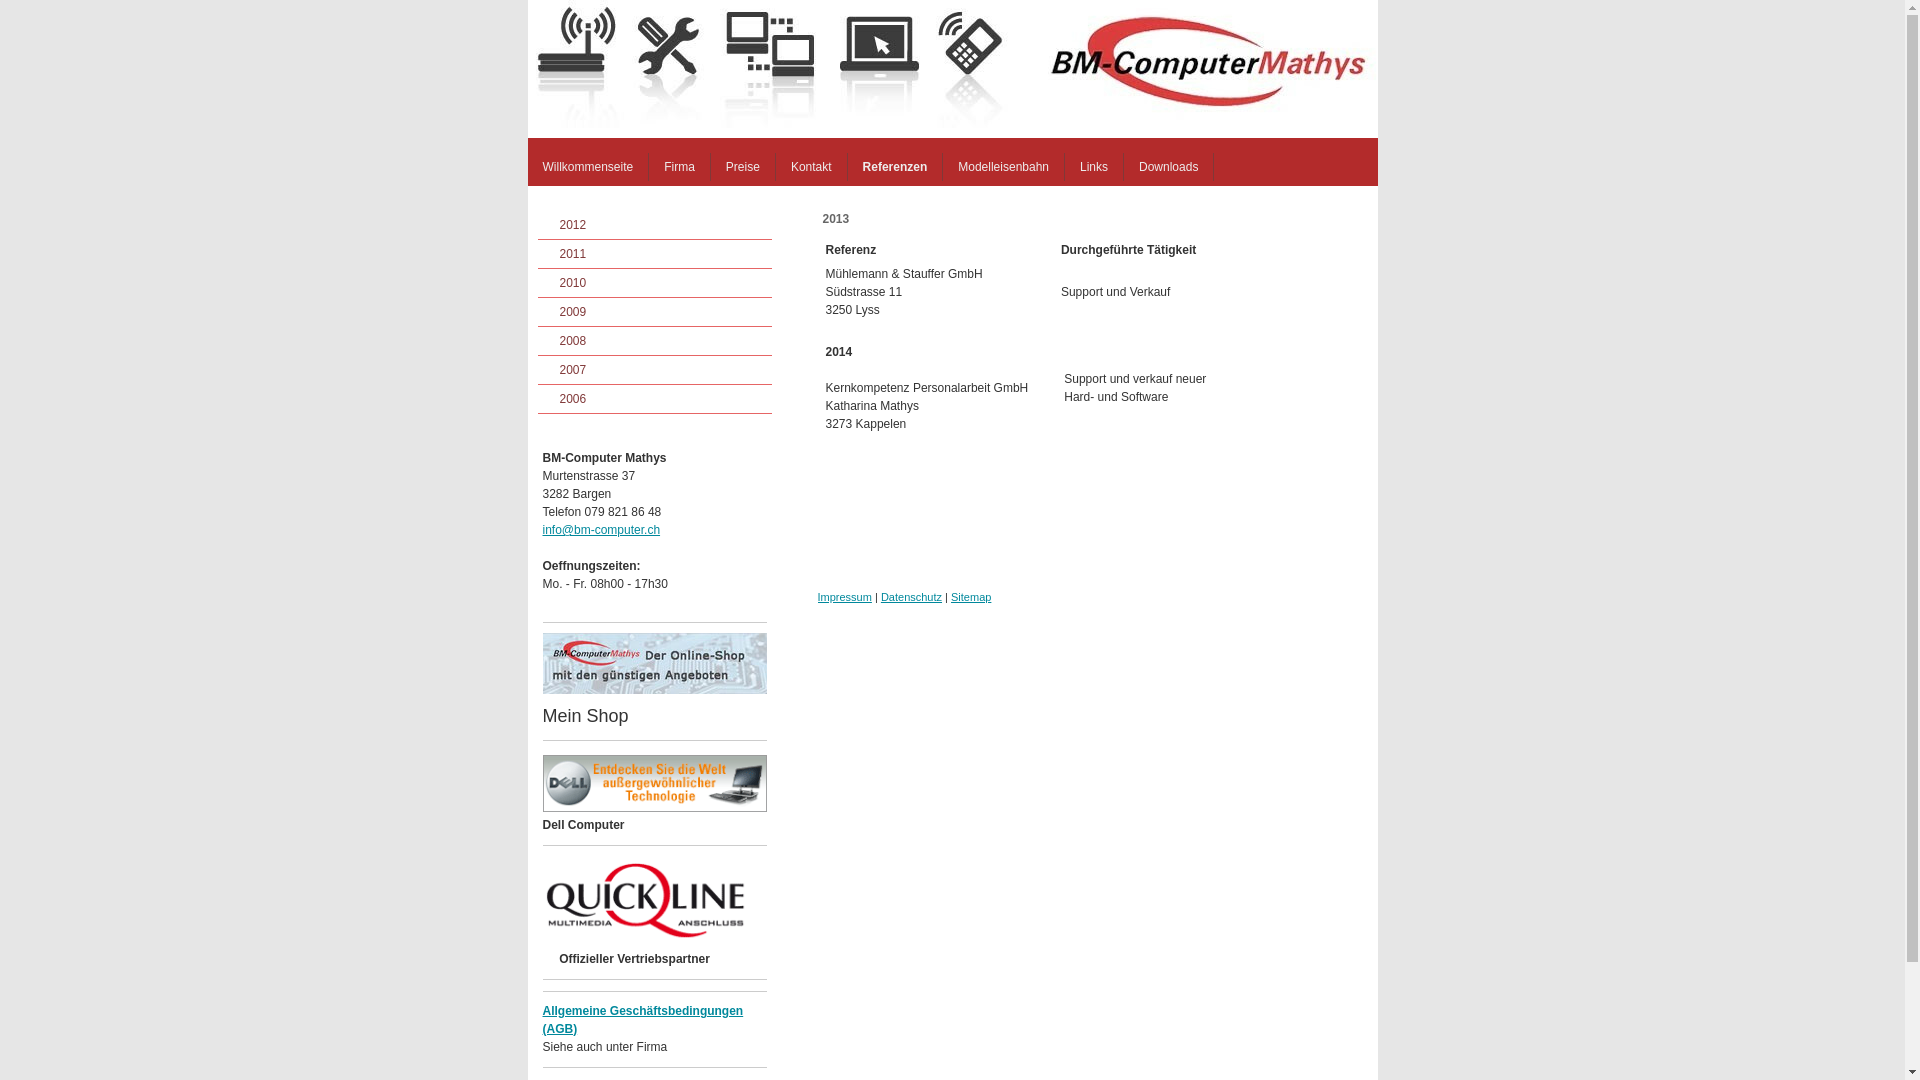  I want to click on 'Willkommenseite', so click(528, 165).